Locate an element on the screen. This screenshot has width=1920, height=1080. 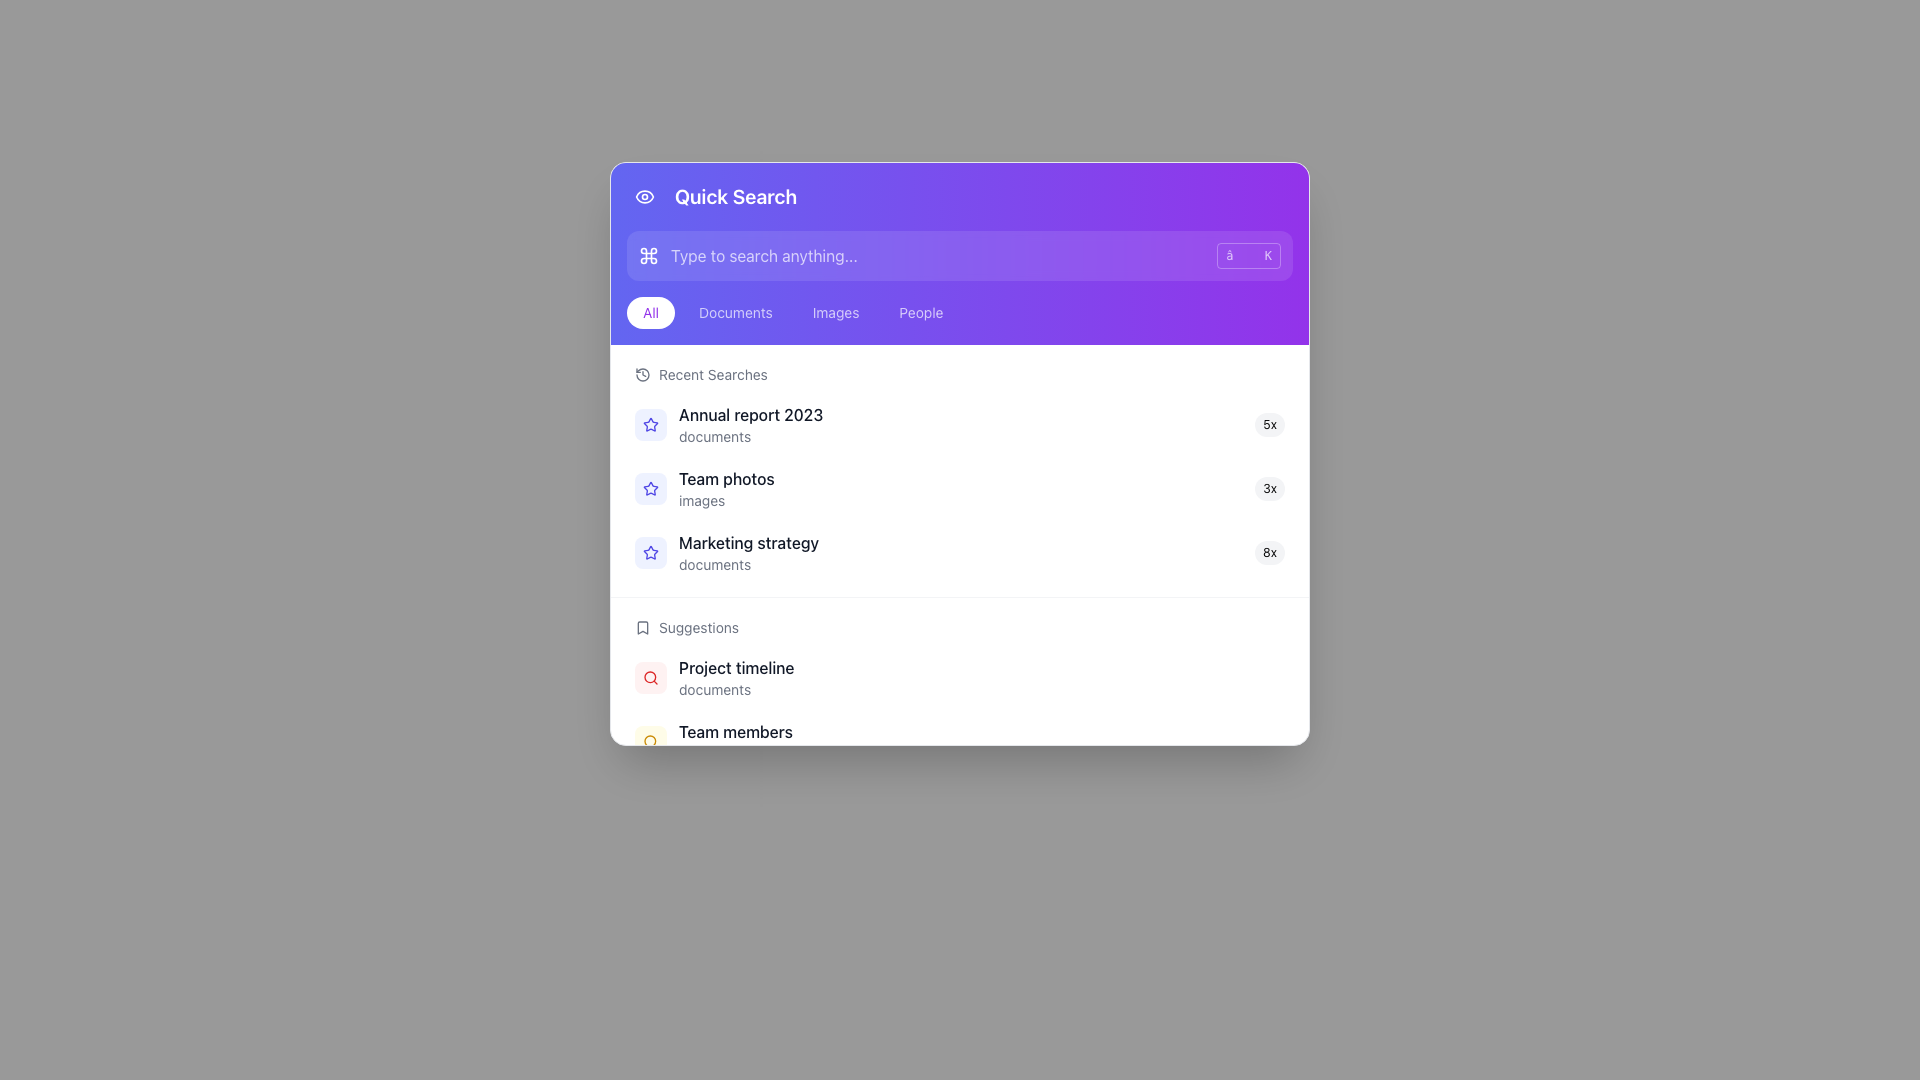
the inner circular part of the search icon, which visually represents the search functionality of the application is located at coordinates (650, 676).